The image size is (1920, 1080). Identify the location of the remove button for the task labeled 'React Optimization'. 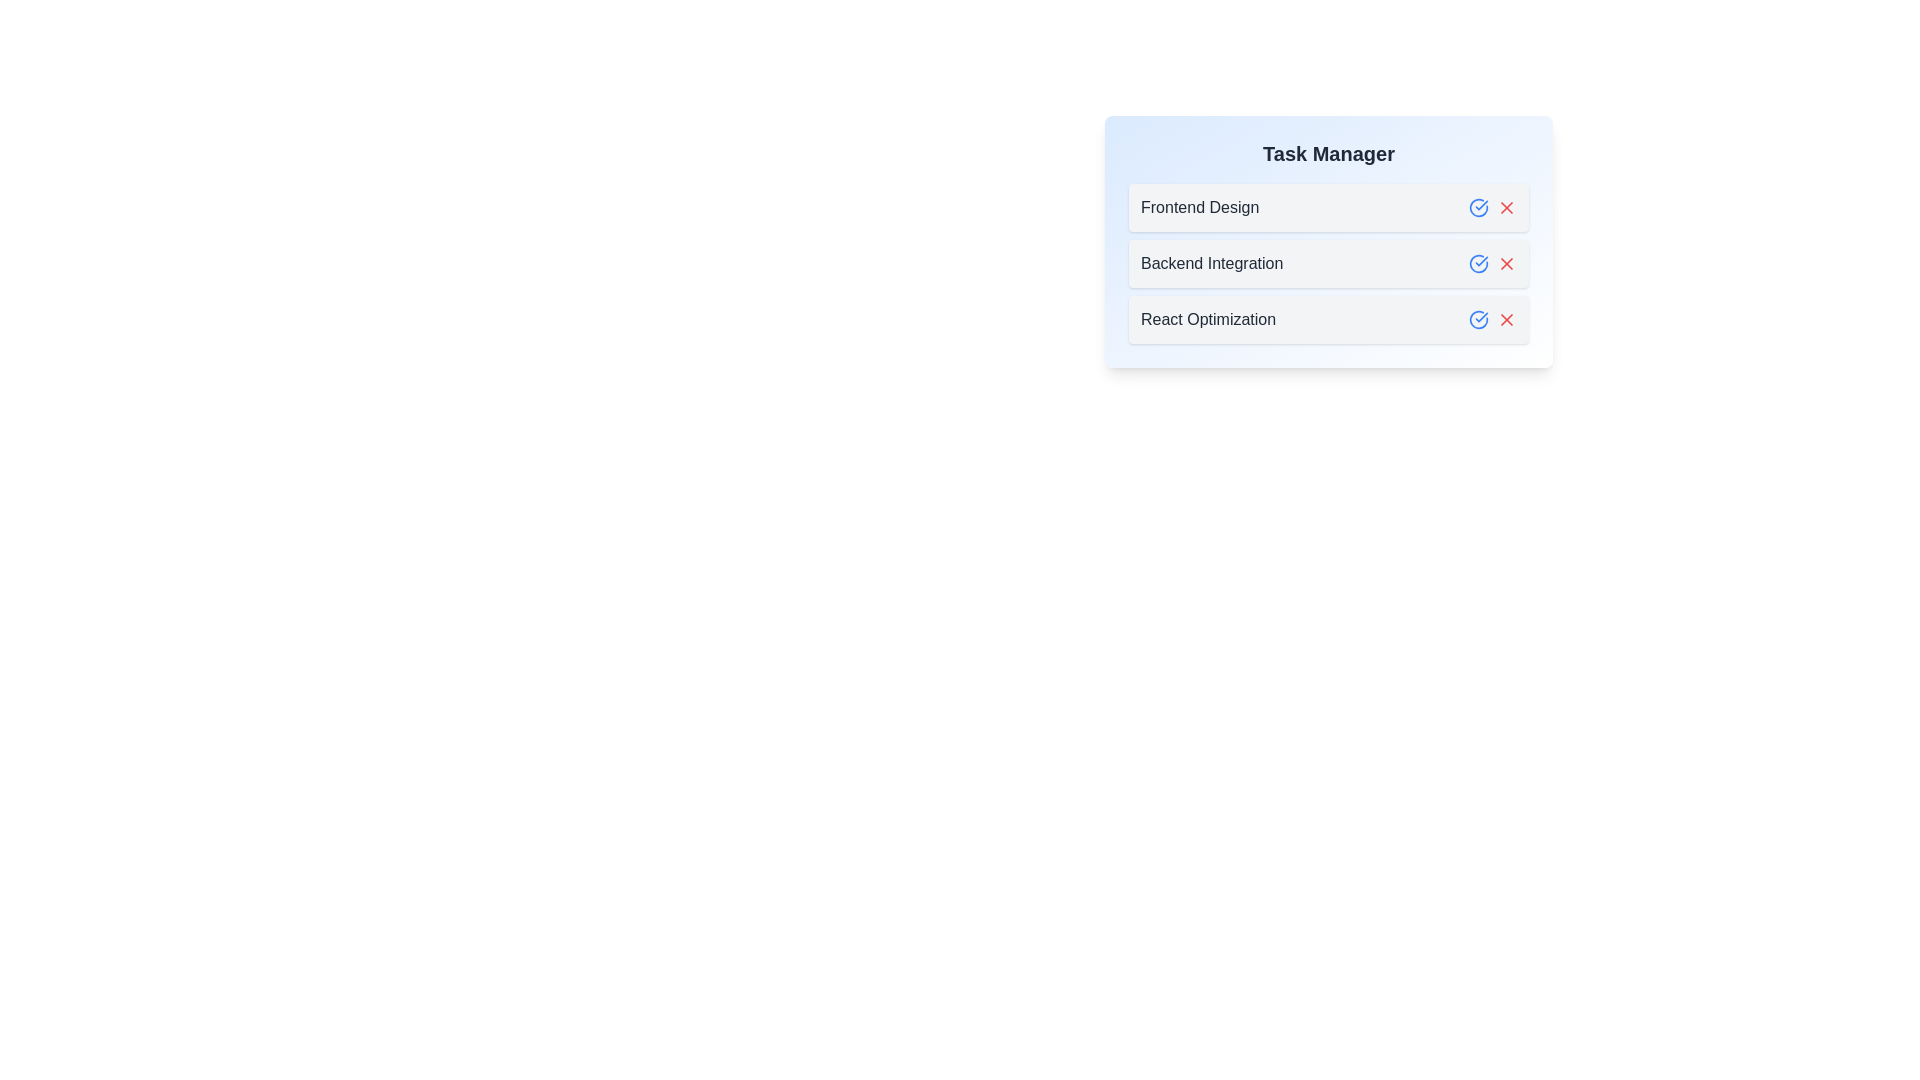
(1507, 319).